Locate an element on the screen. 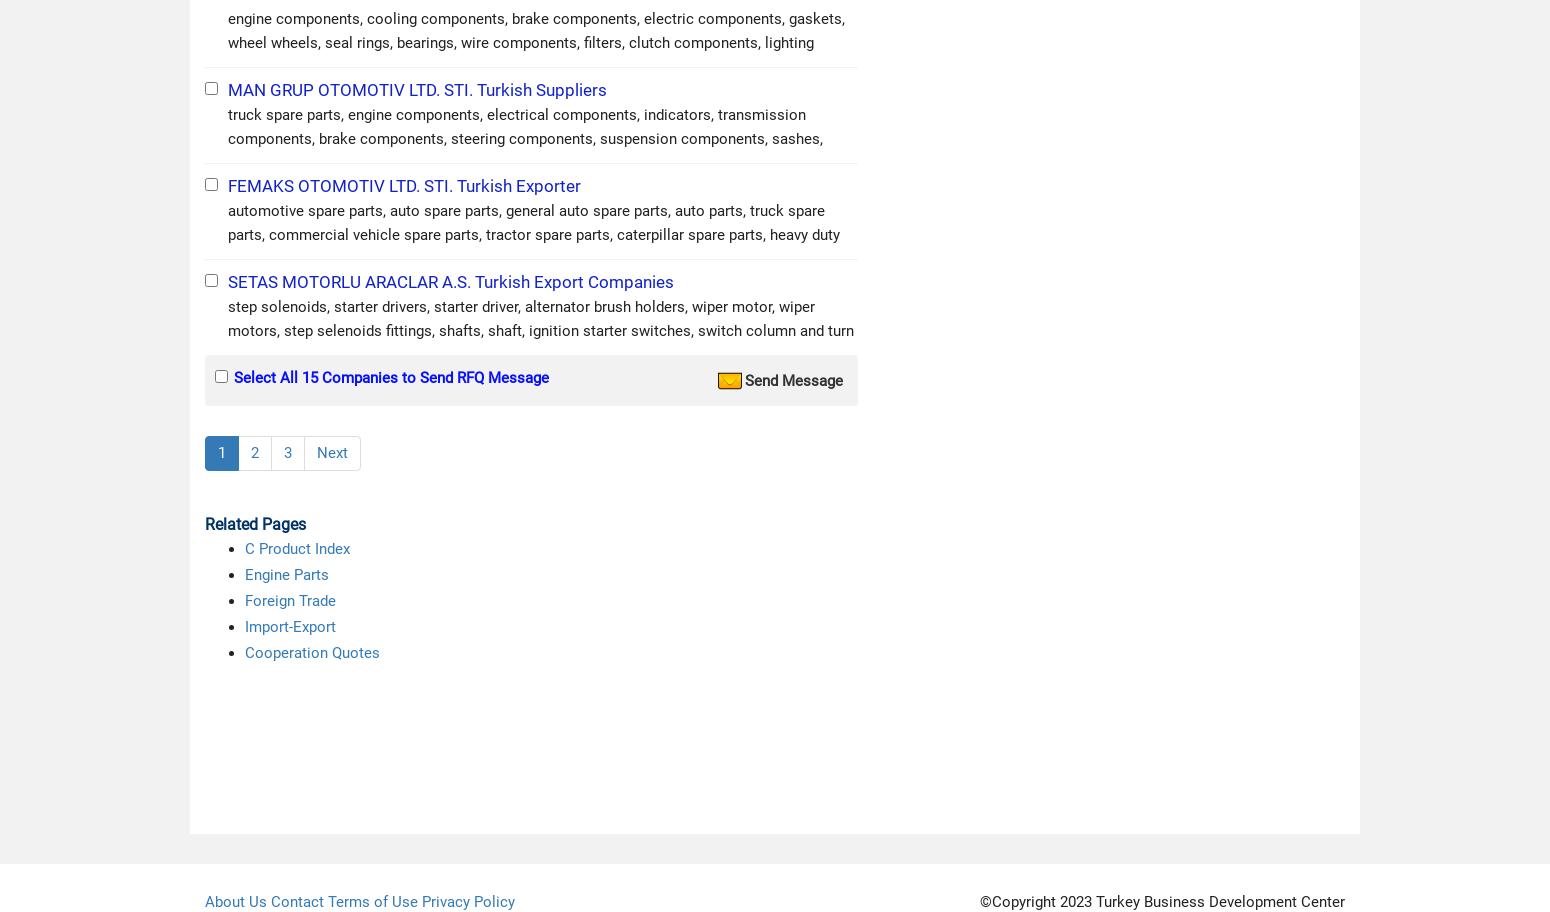  'Terms of Use' is located at coordinates (371, 900).